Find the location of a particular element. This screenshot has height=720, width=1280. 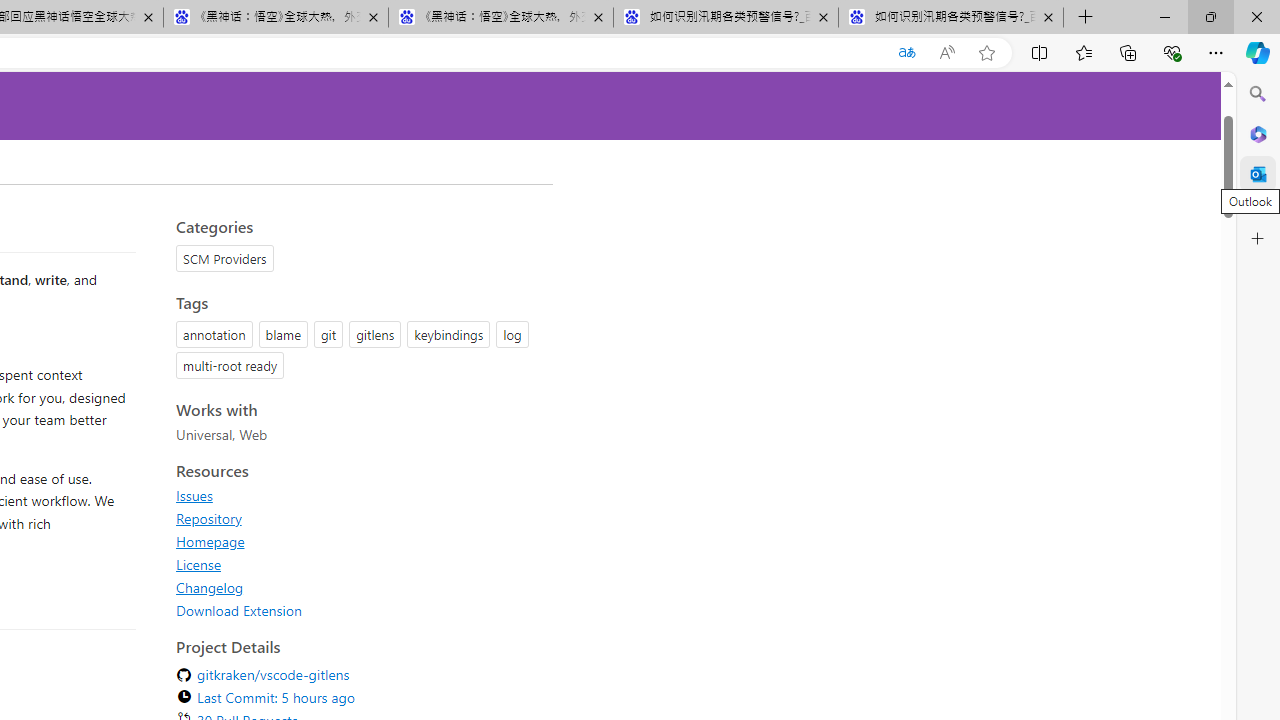

'Download Extension' is located at coordinates (239, 609).